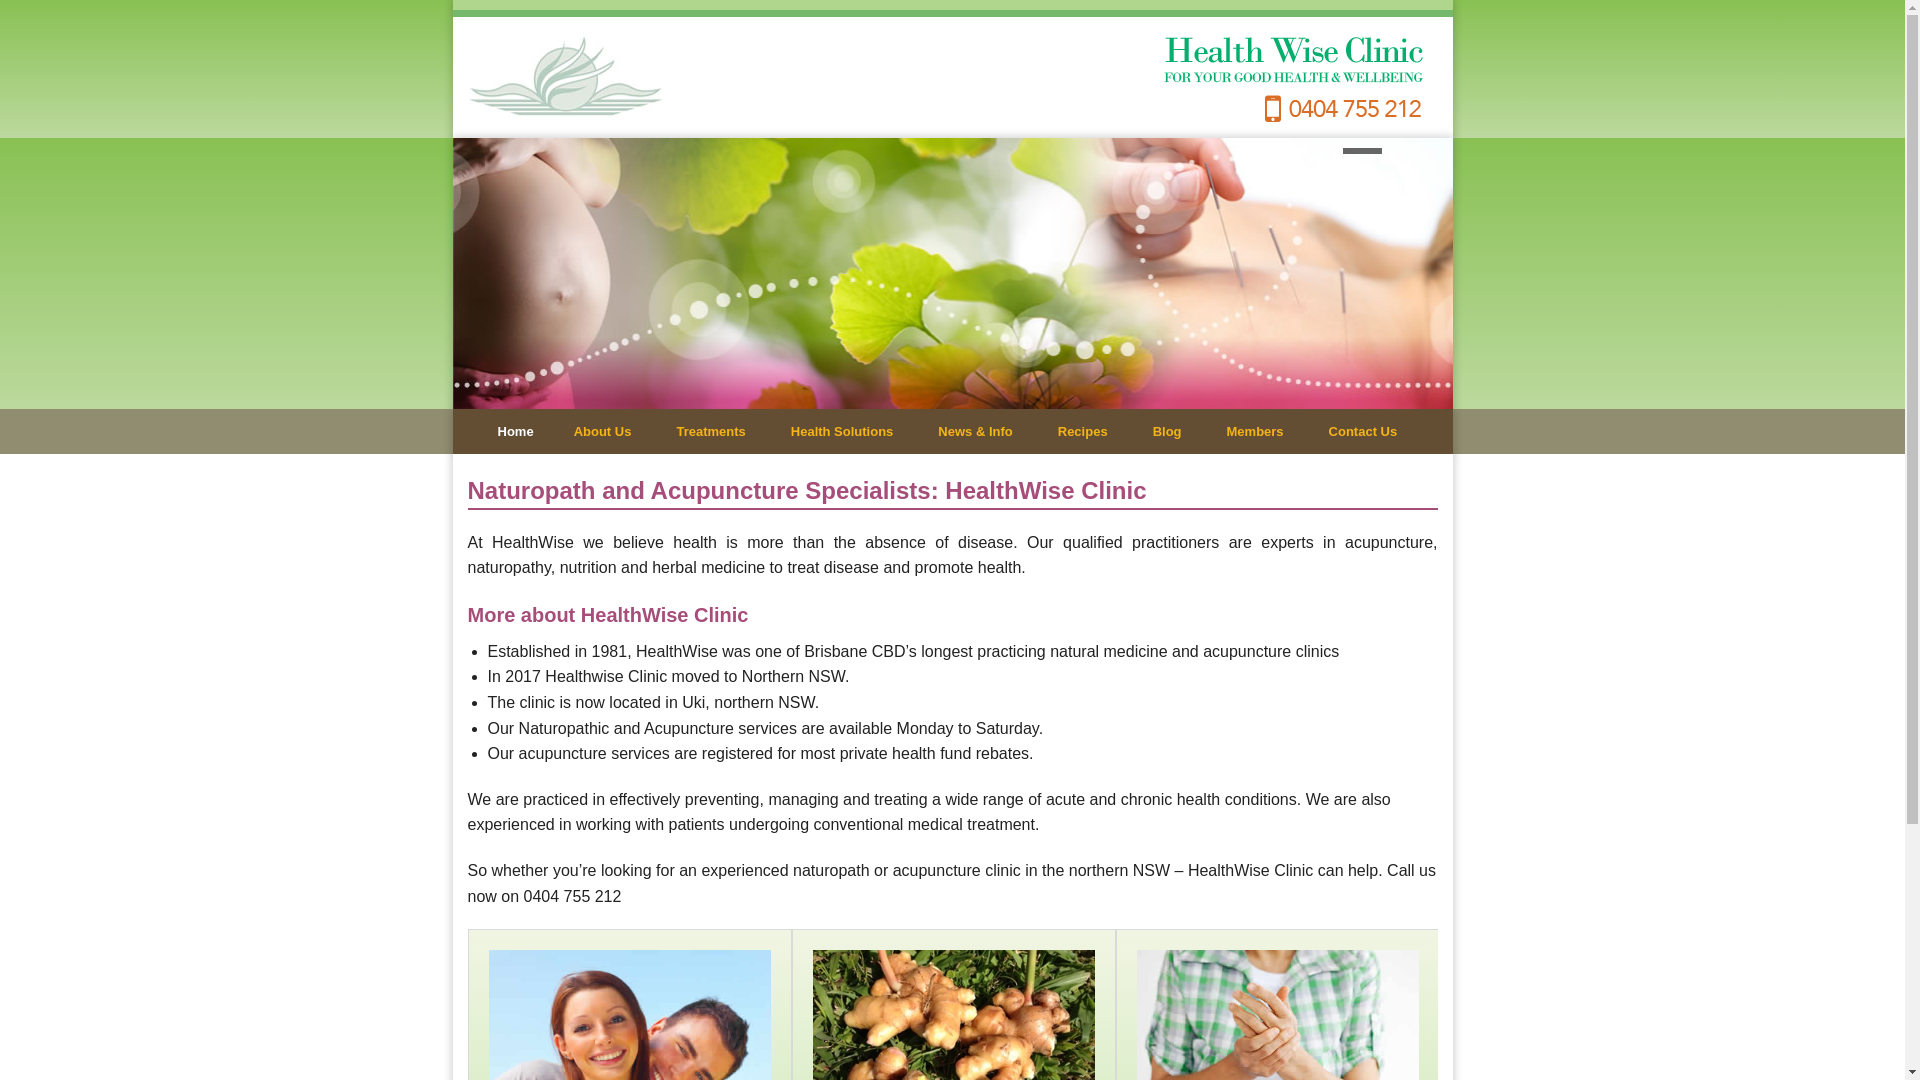 The image size is (1920, 1080). What do you see at coordinates (519, 430) in the screenshot?
I see `'Home'` at bounding box center [519, 430].